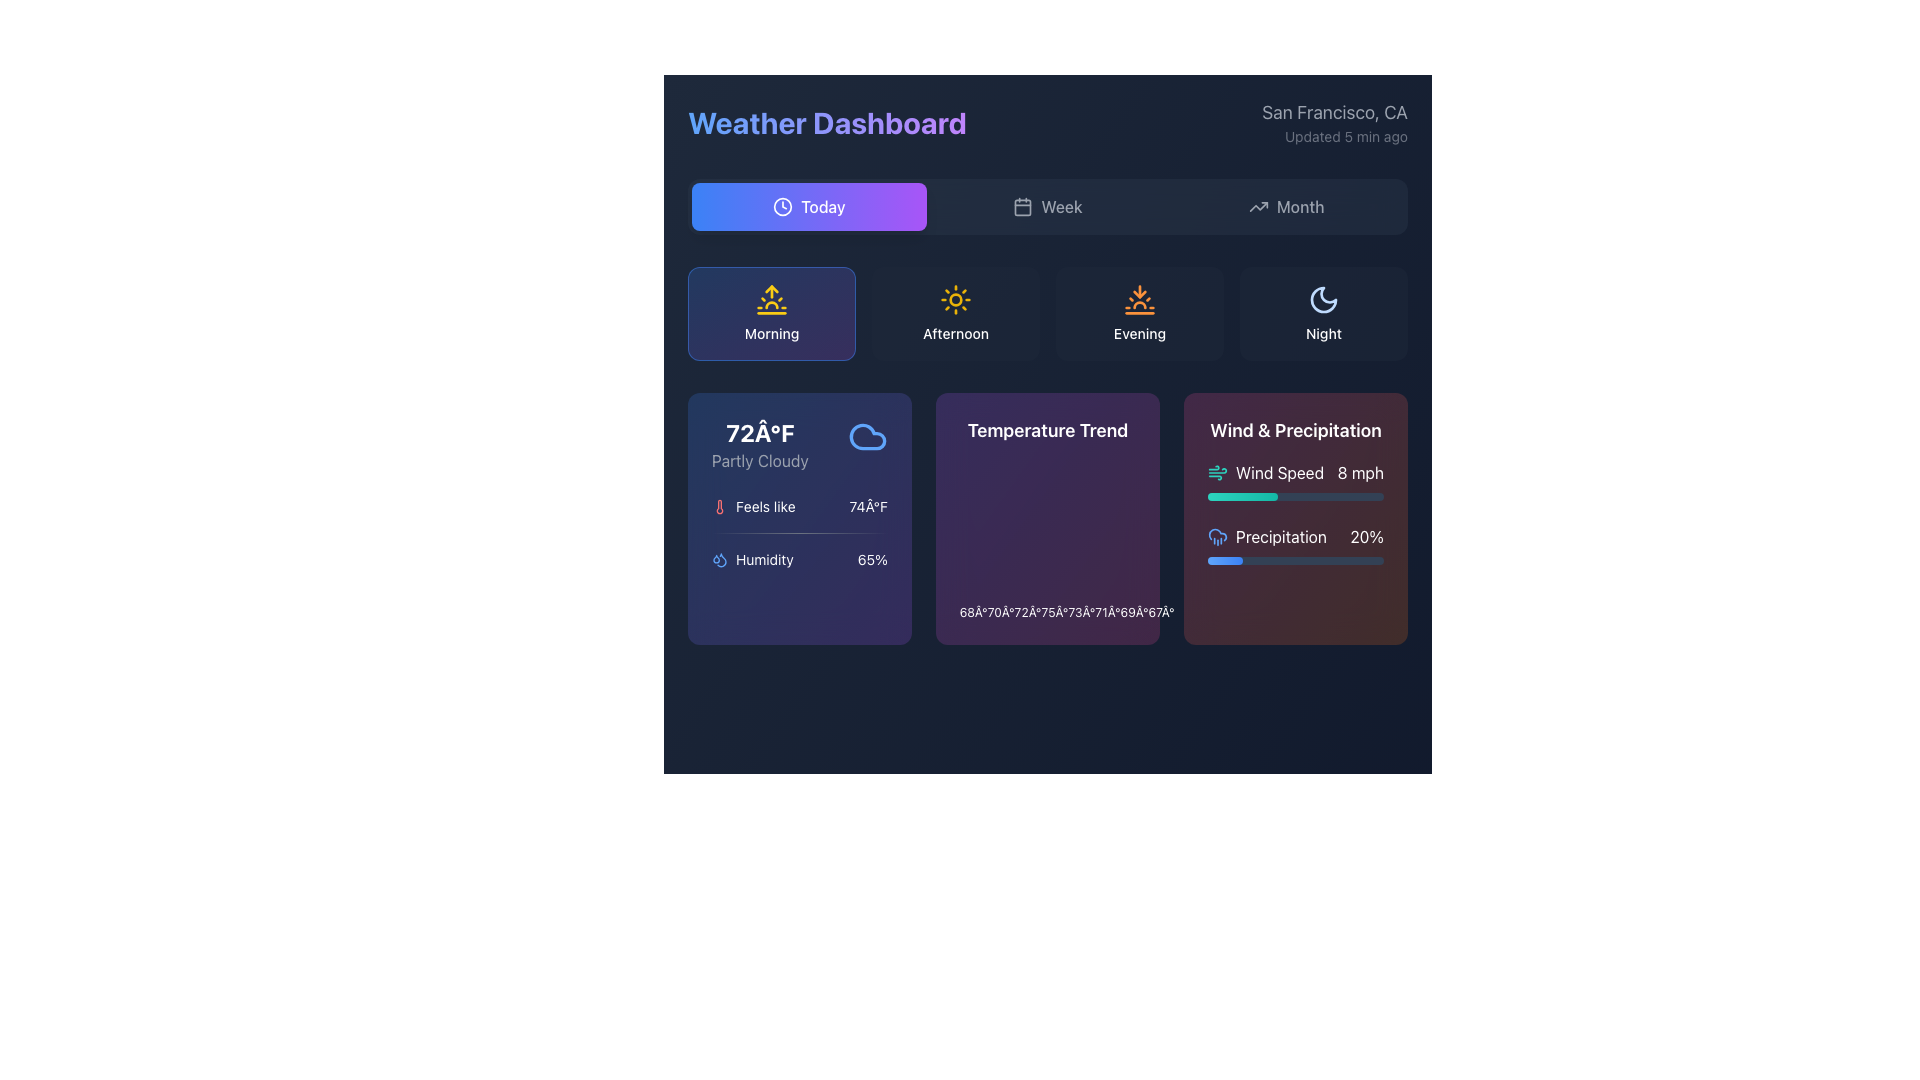 The height and width of the screenshot is (1080, 1920). I want to click on precipitation level, so click(1270, 496).